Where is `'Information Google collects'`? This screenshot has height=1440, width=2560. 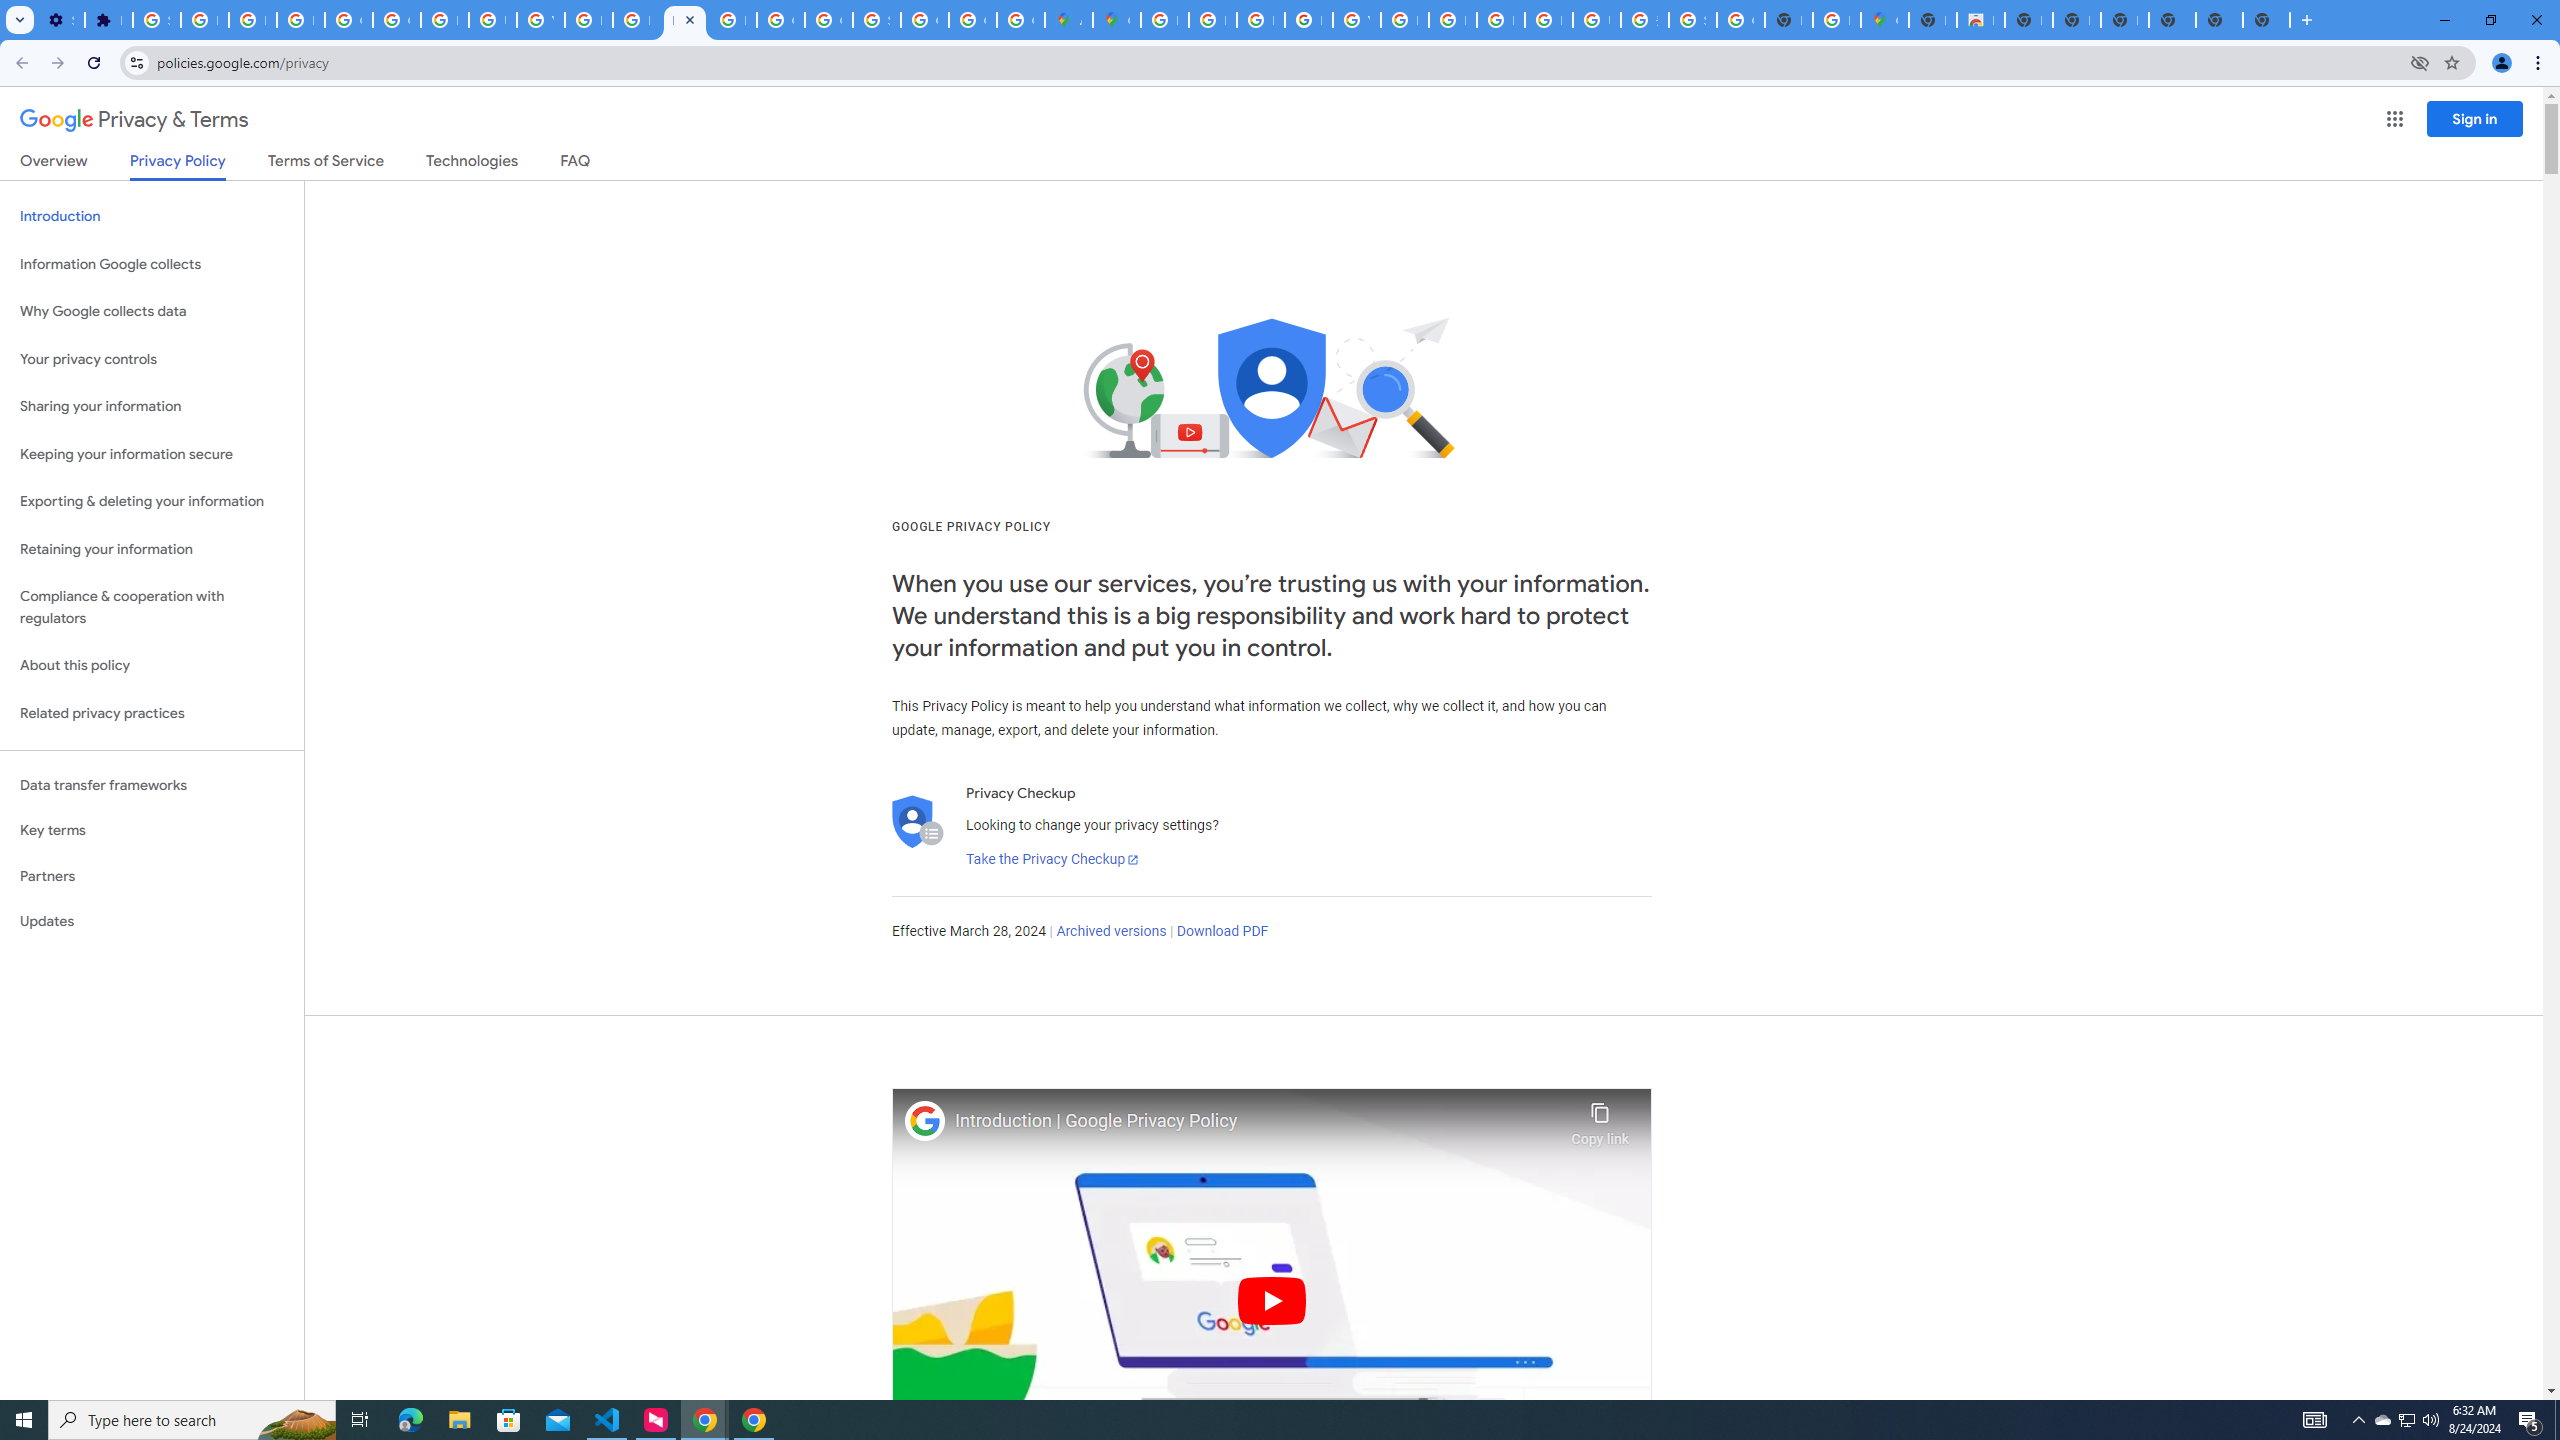
'Information Google collects' is located at coordinates (151, 264).